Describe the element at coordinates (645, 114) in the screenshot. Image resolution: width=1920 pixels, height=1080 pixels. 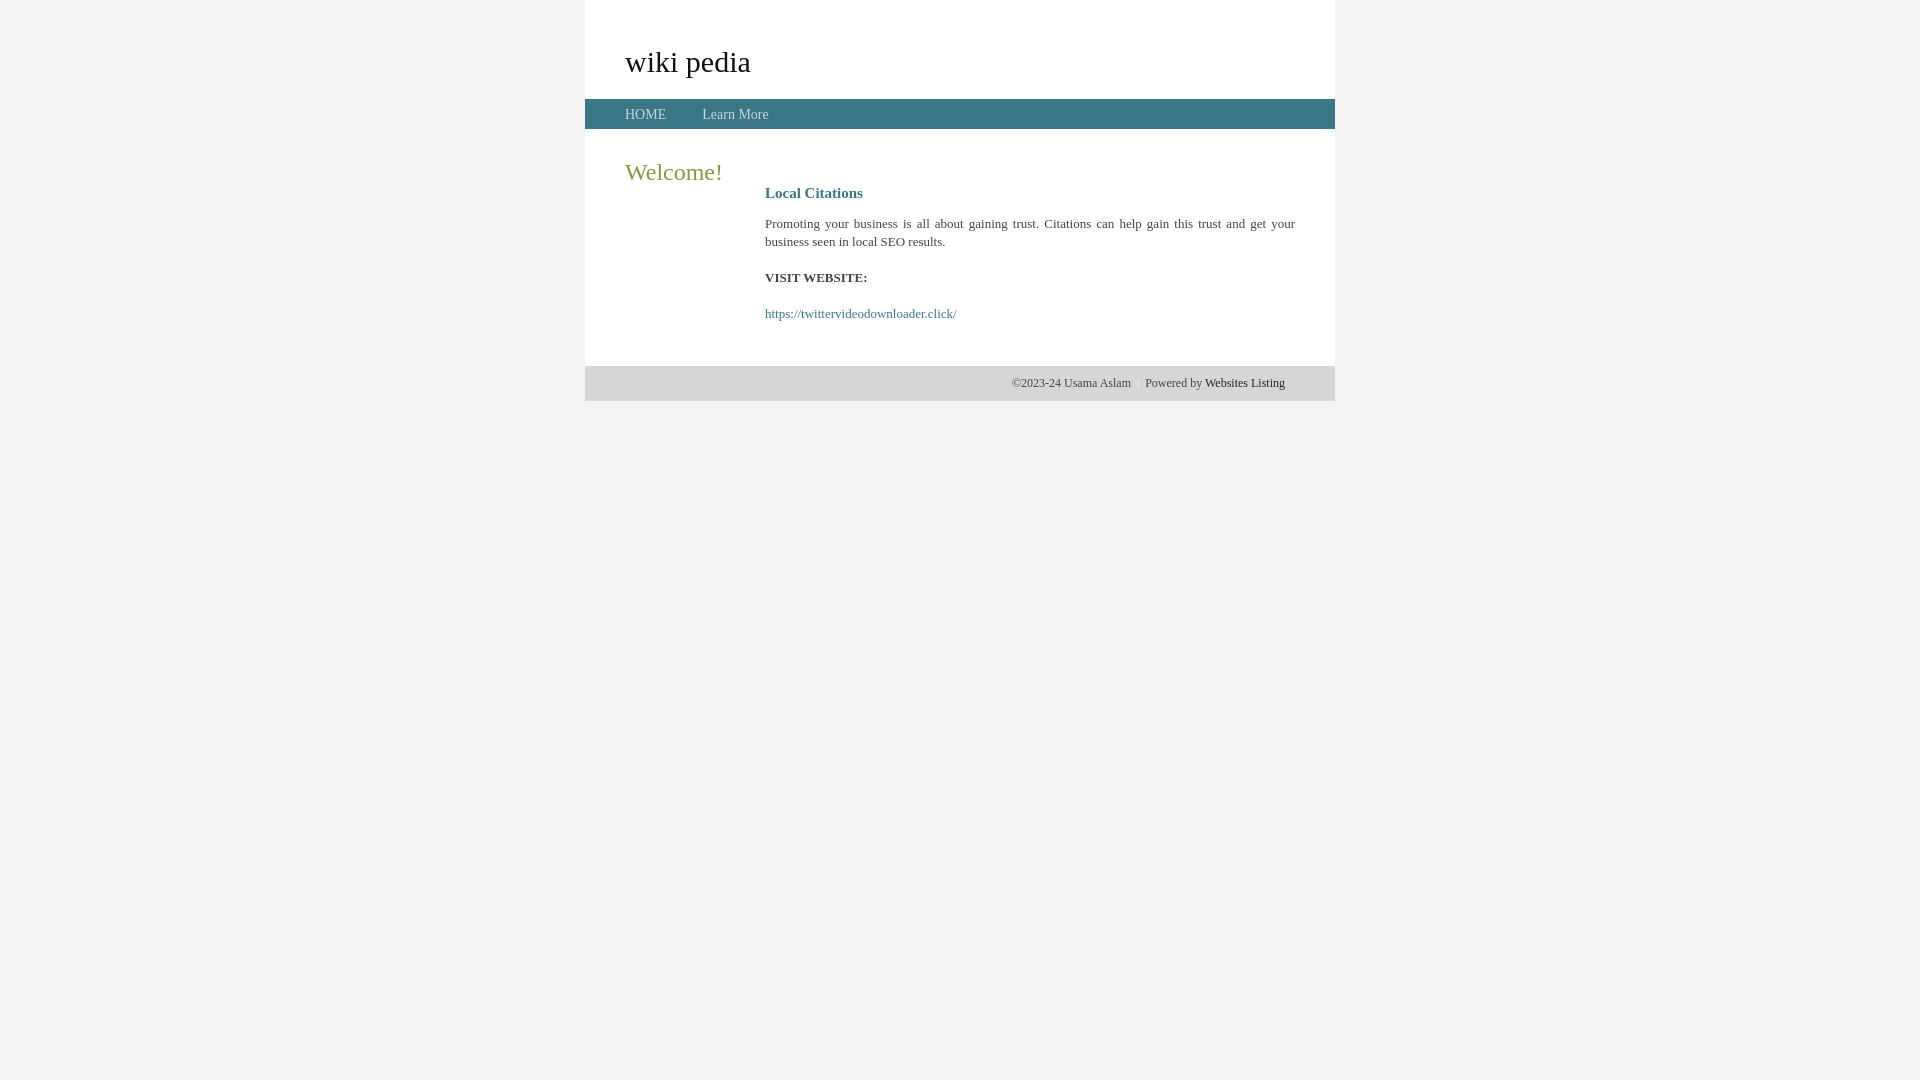
I see `'HOME'` at that location.